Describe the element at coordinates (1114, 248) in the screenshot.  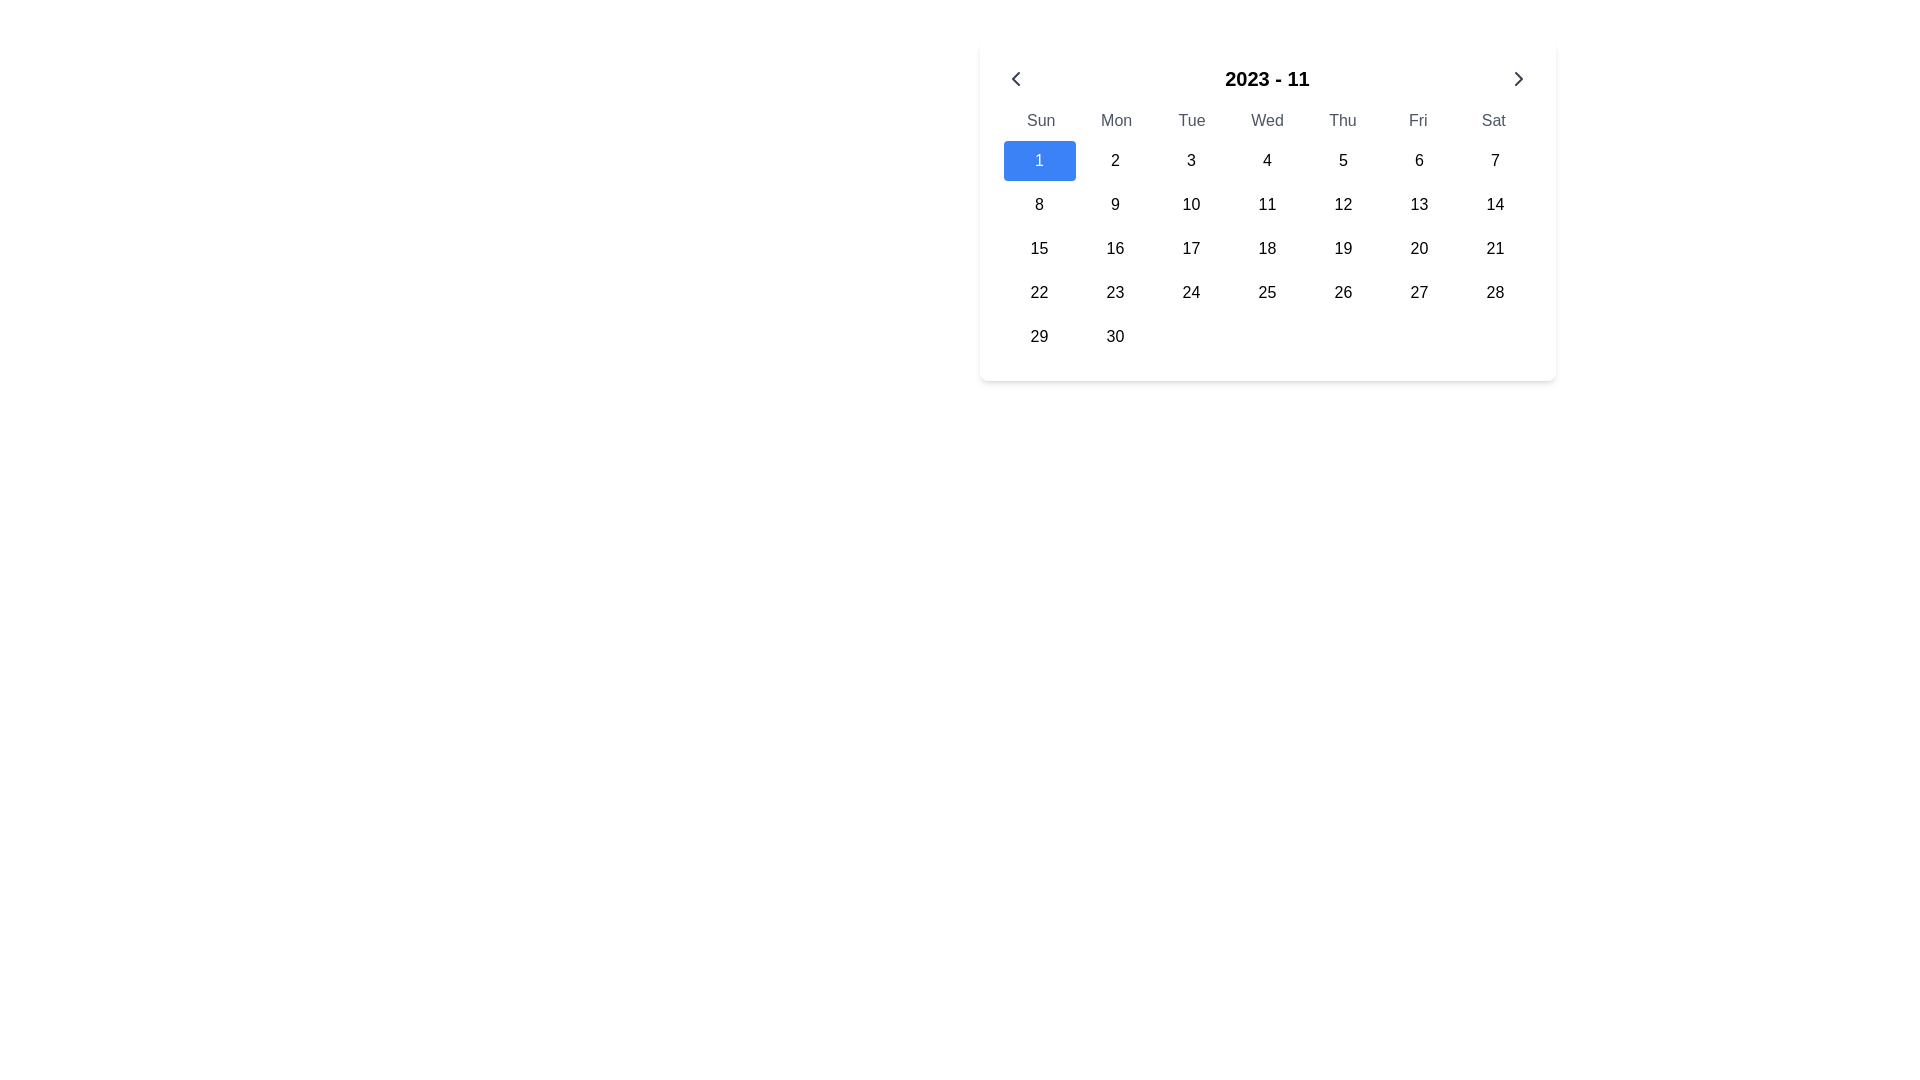
I see `the date '16' button in the calendar grid` at that location.